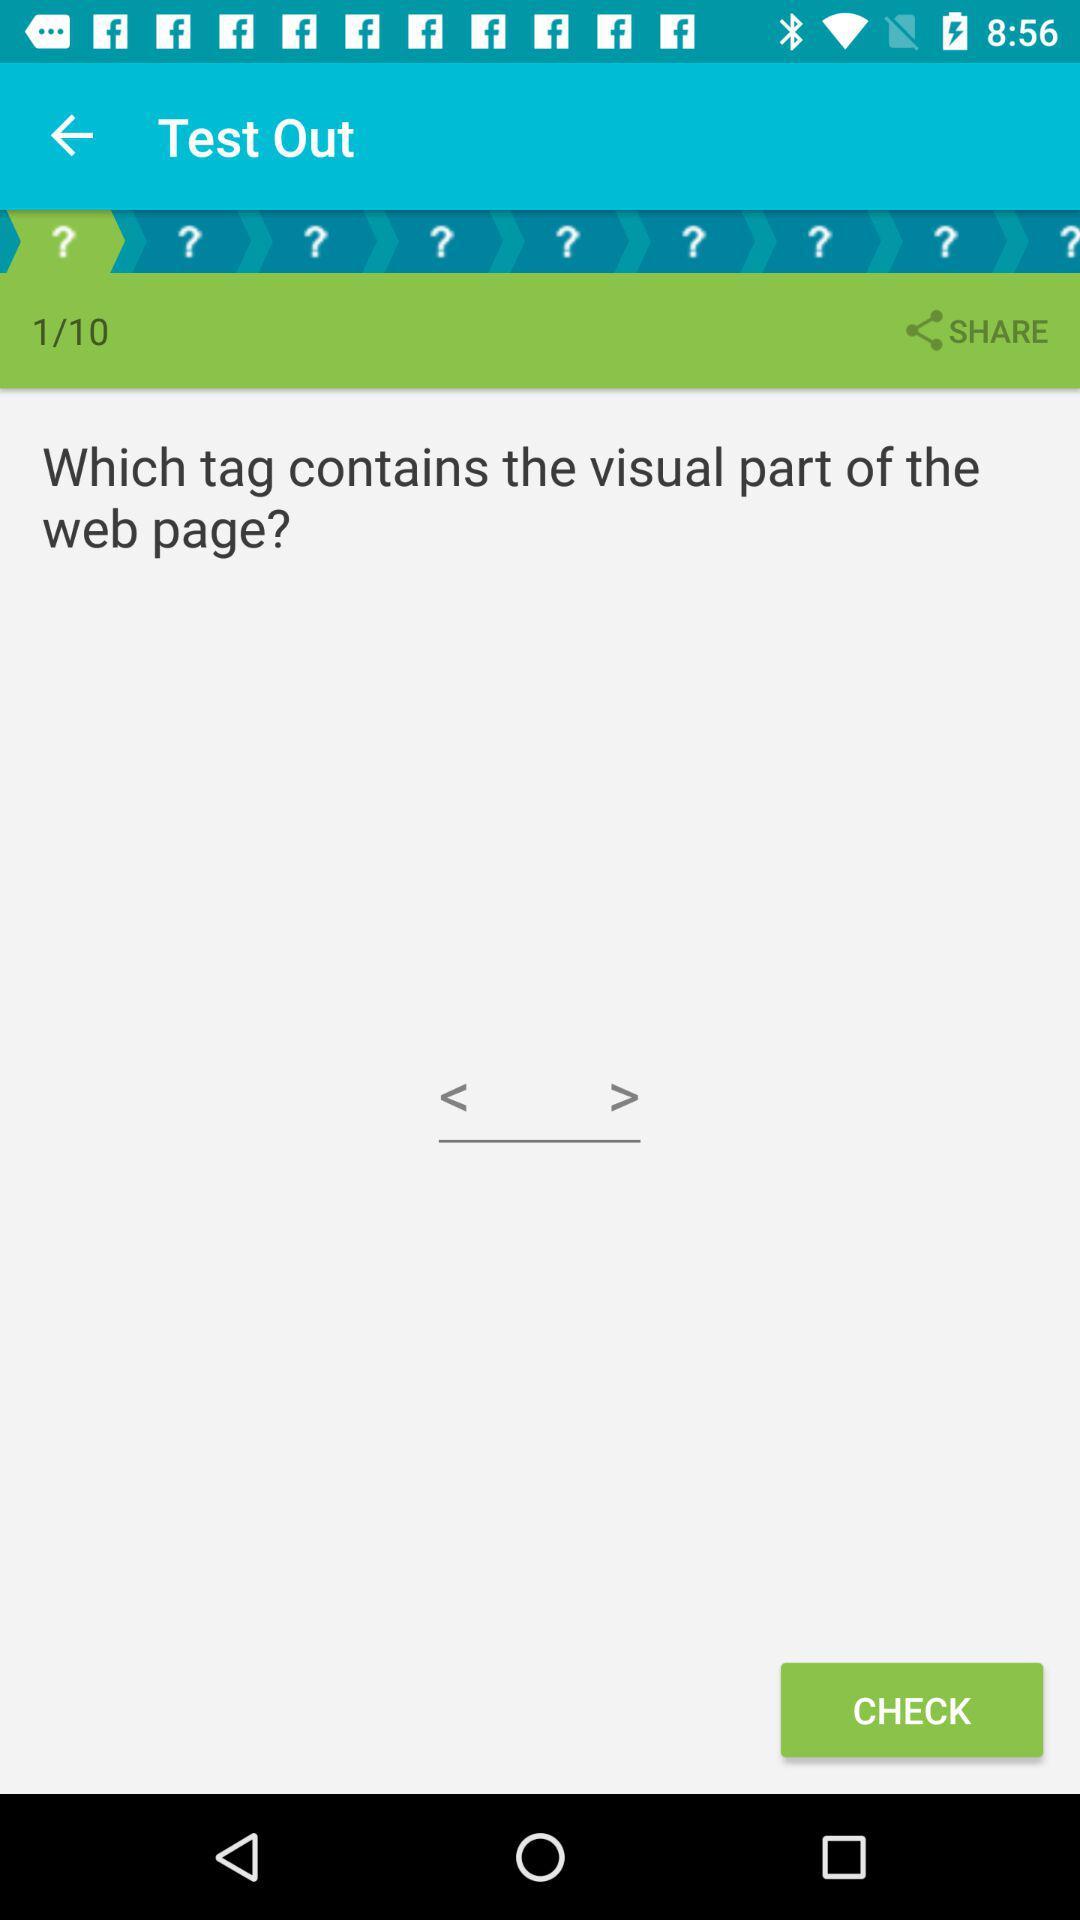 This screenshot has height=1920, width=1080. What do you see at coordinates (818, 240) in the screenshot?
I see `the help icon` at bounding box center [818, 240].